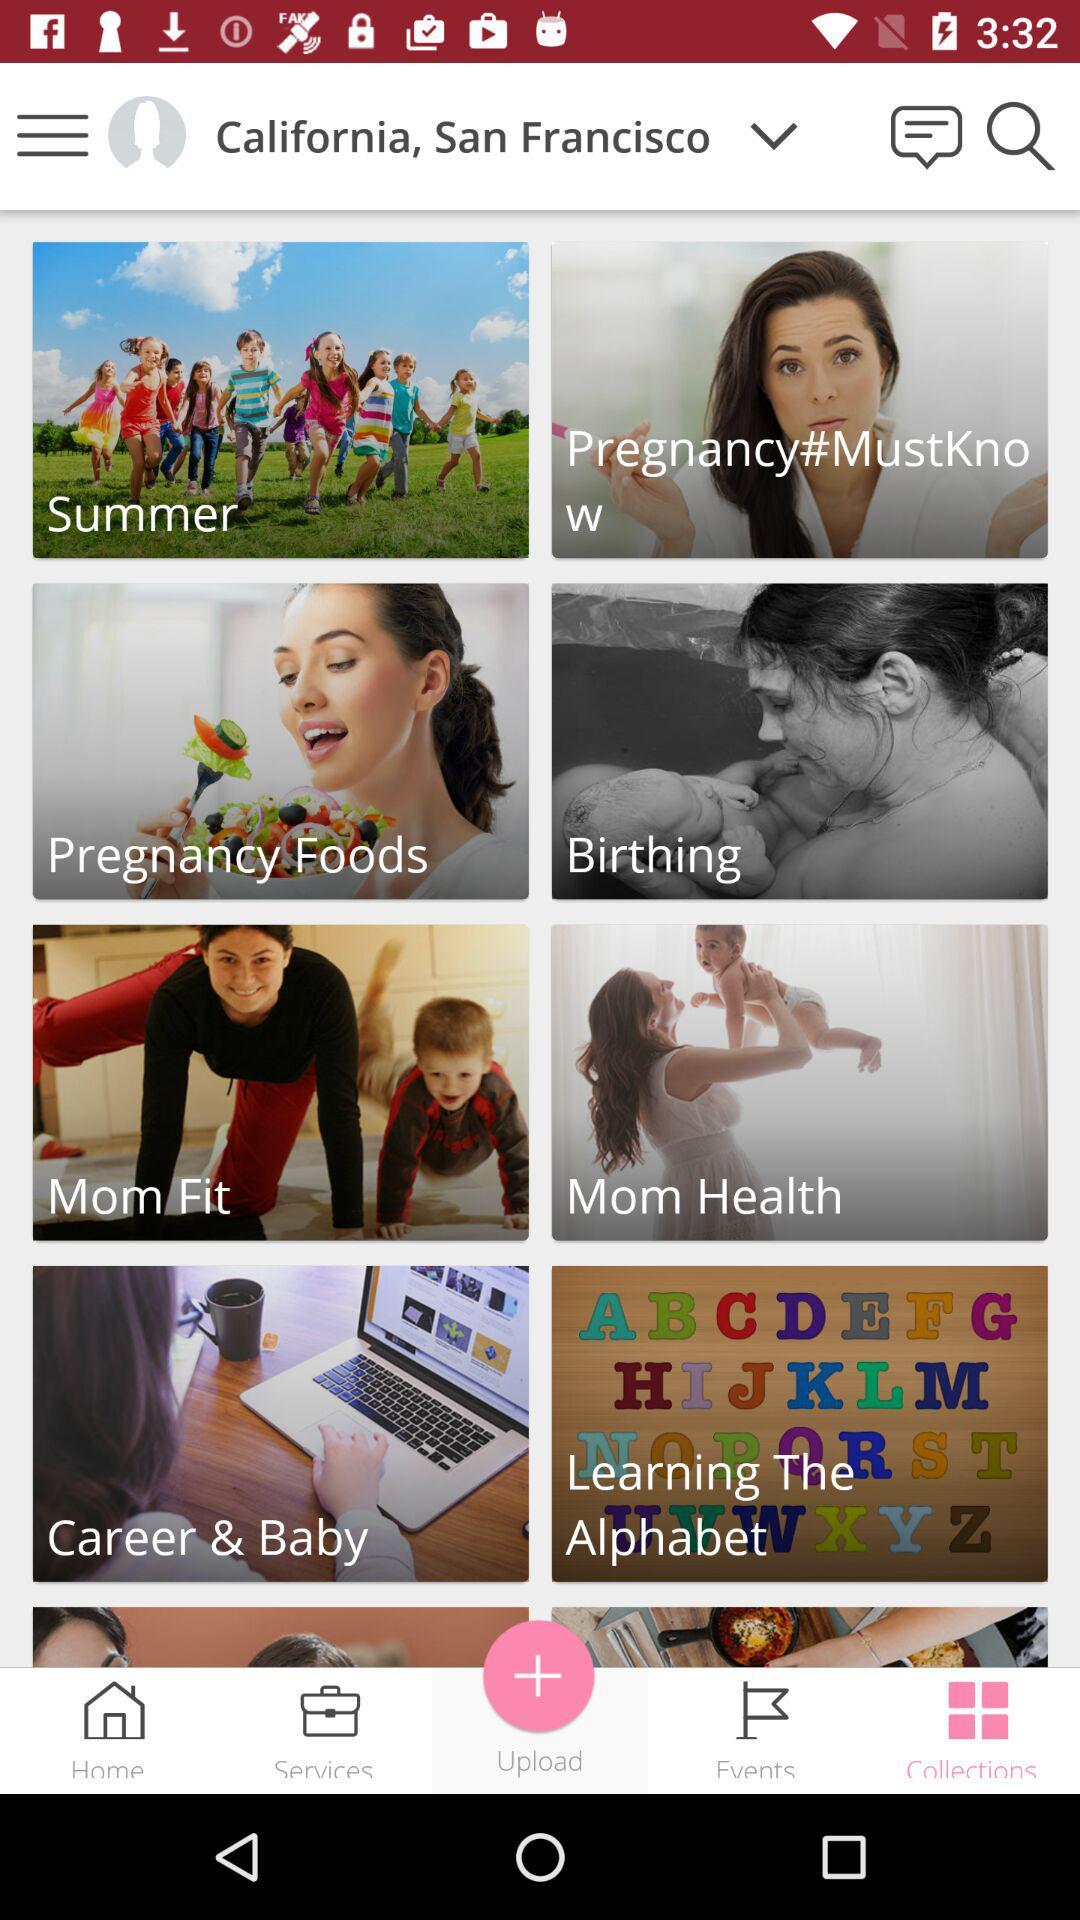 The height and width of the screenshot is (1920, 1080). What do you see at coordinates (280, 1422) in the screenshot?
I see `the career and baby sections` at bounding box center [280, 1422].